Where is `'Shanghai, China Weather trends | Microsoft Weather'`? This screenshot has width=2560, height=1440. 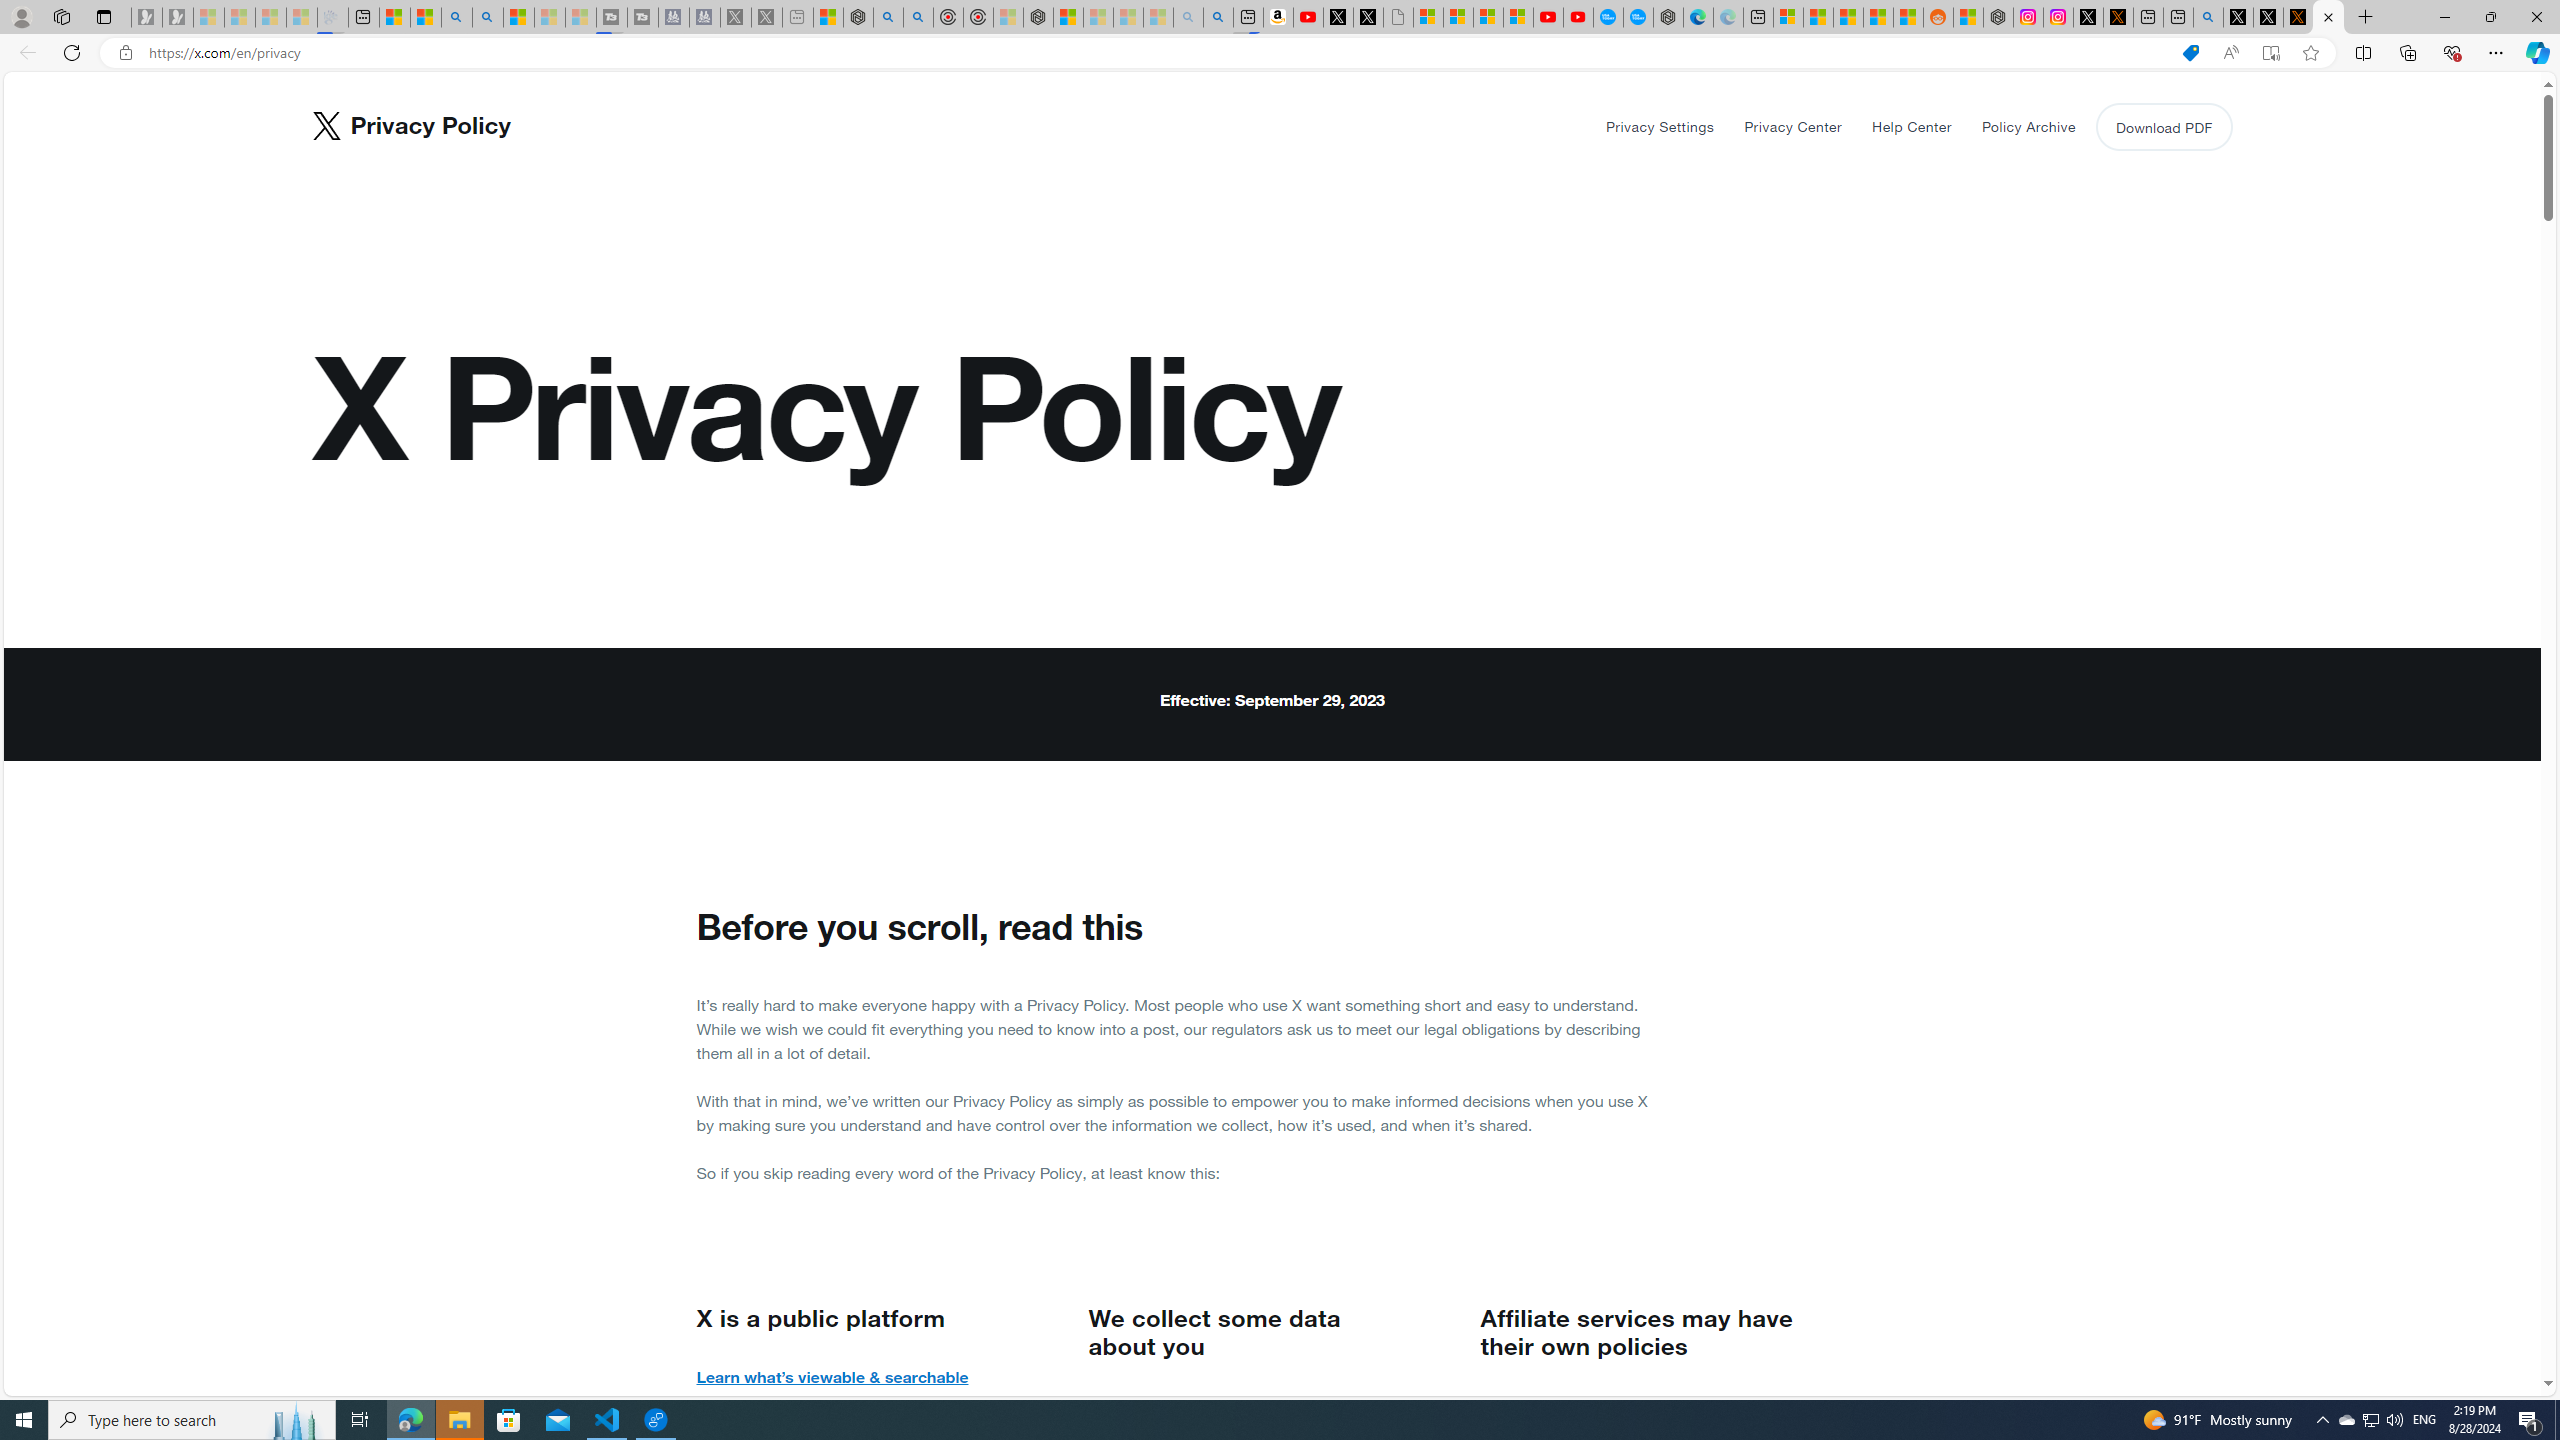 'Shanghai, China Weather trends | Microsoft Weather' is located at coordinates (1907, 16).